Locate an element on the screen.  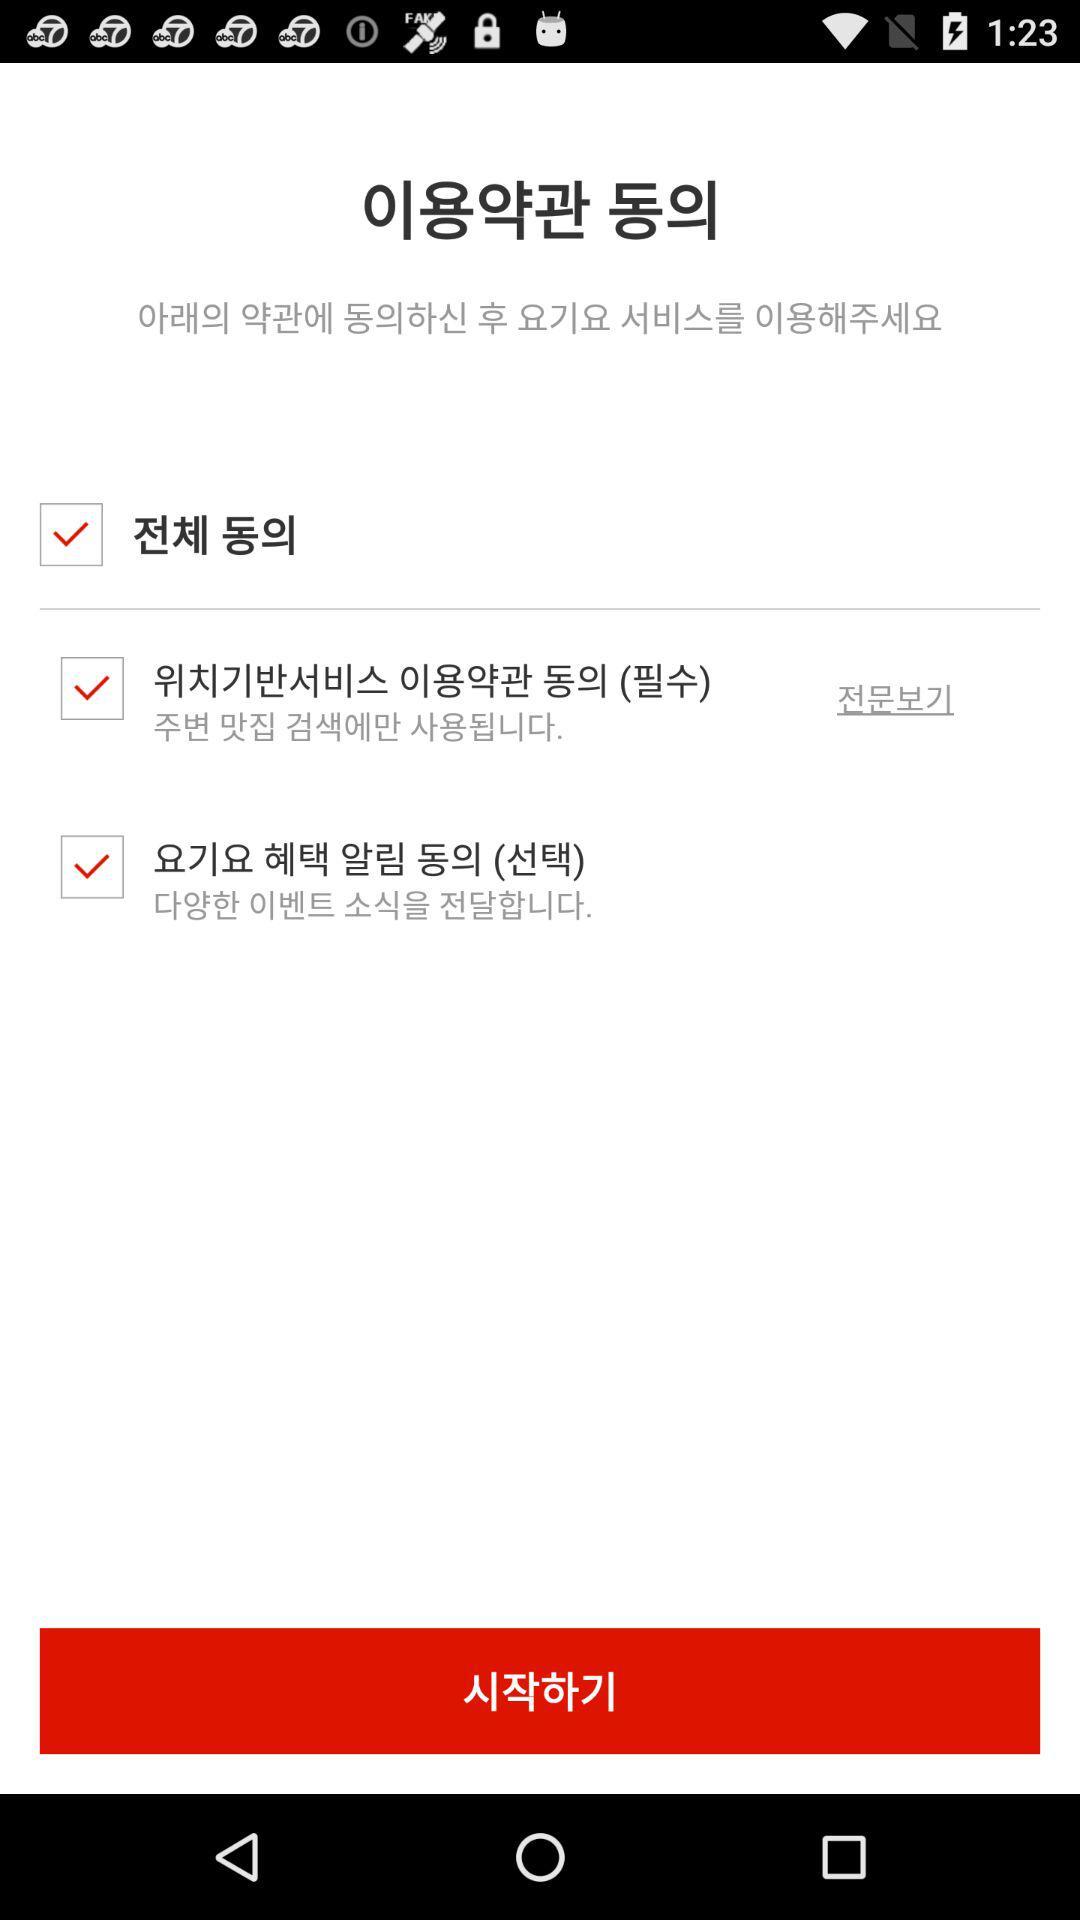
the icon on the right is located at coordinates (894, 699).